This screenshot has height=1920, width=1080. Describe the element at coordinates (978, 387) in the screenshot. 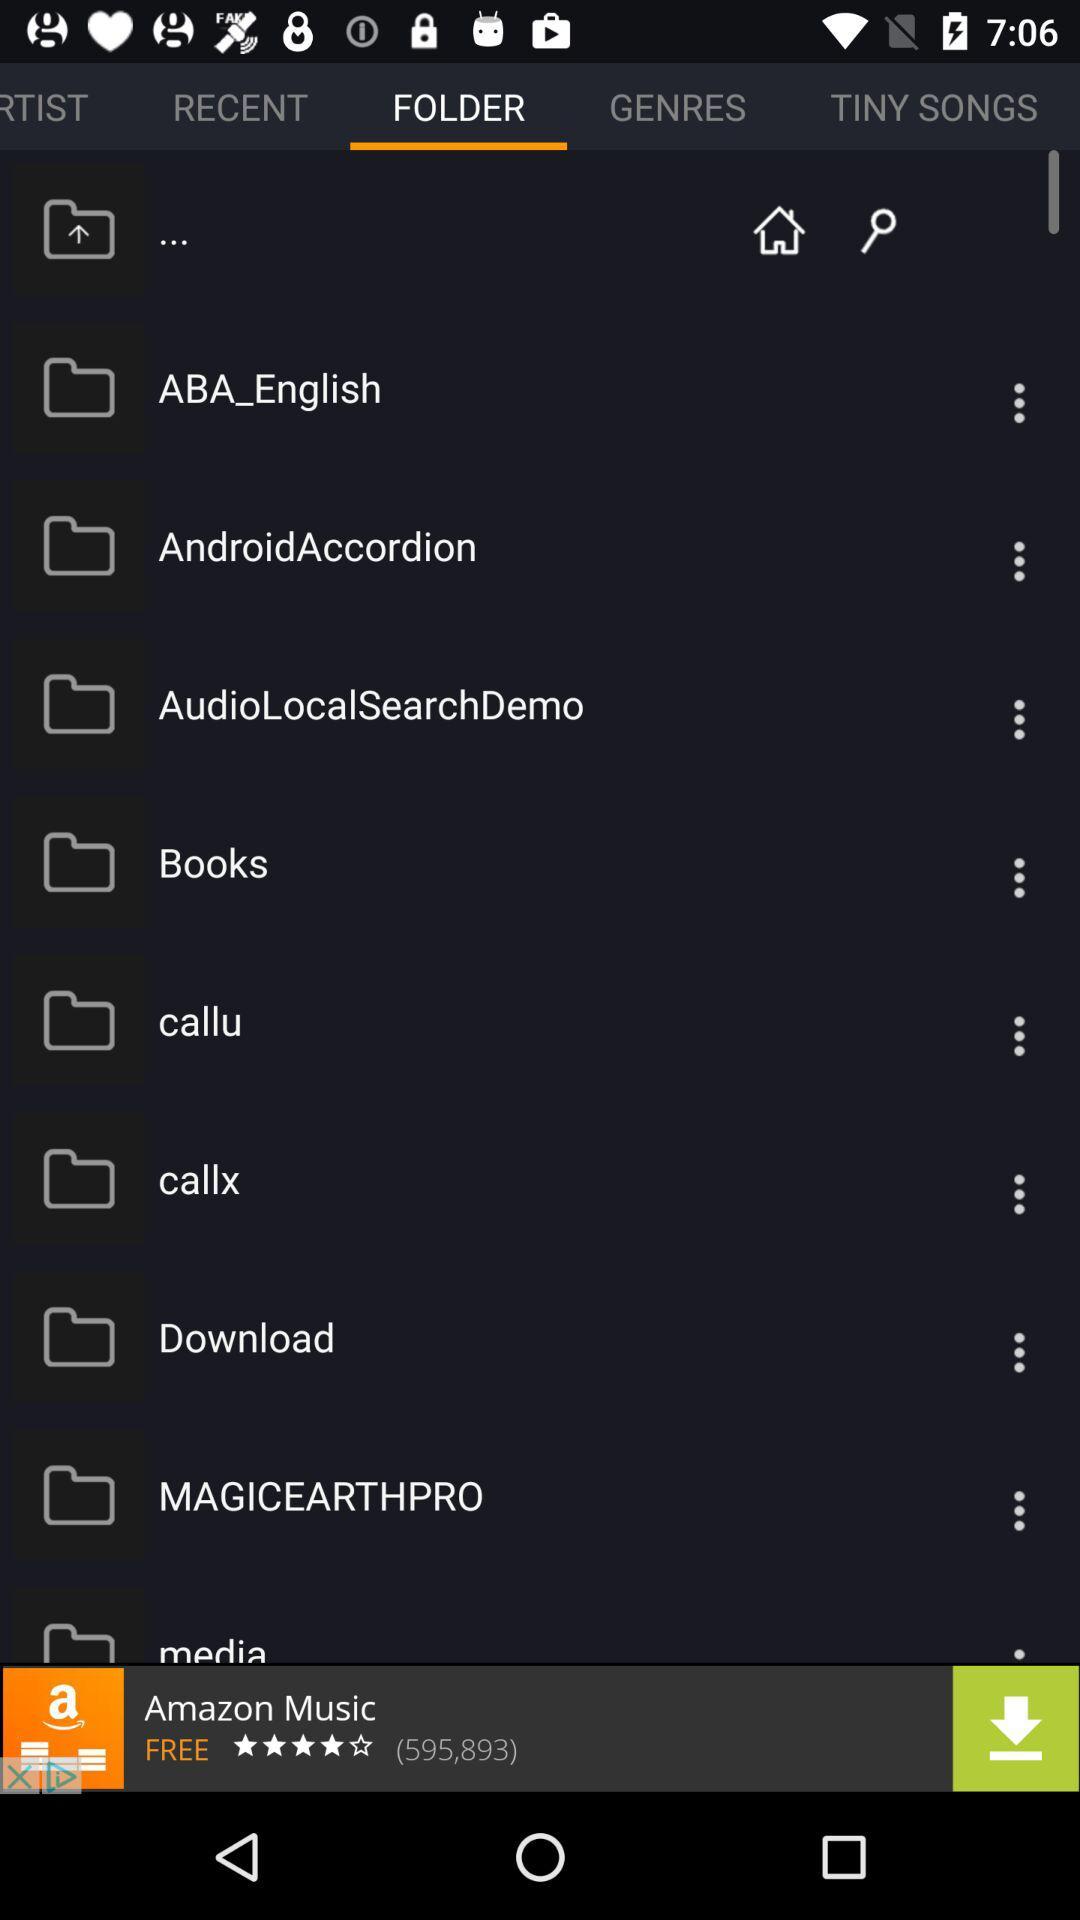

I see `chapter settings` at that location.